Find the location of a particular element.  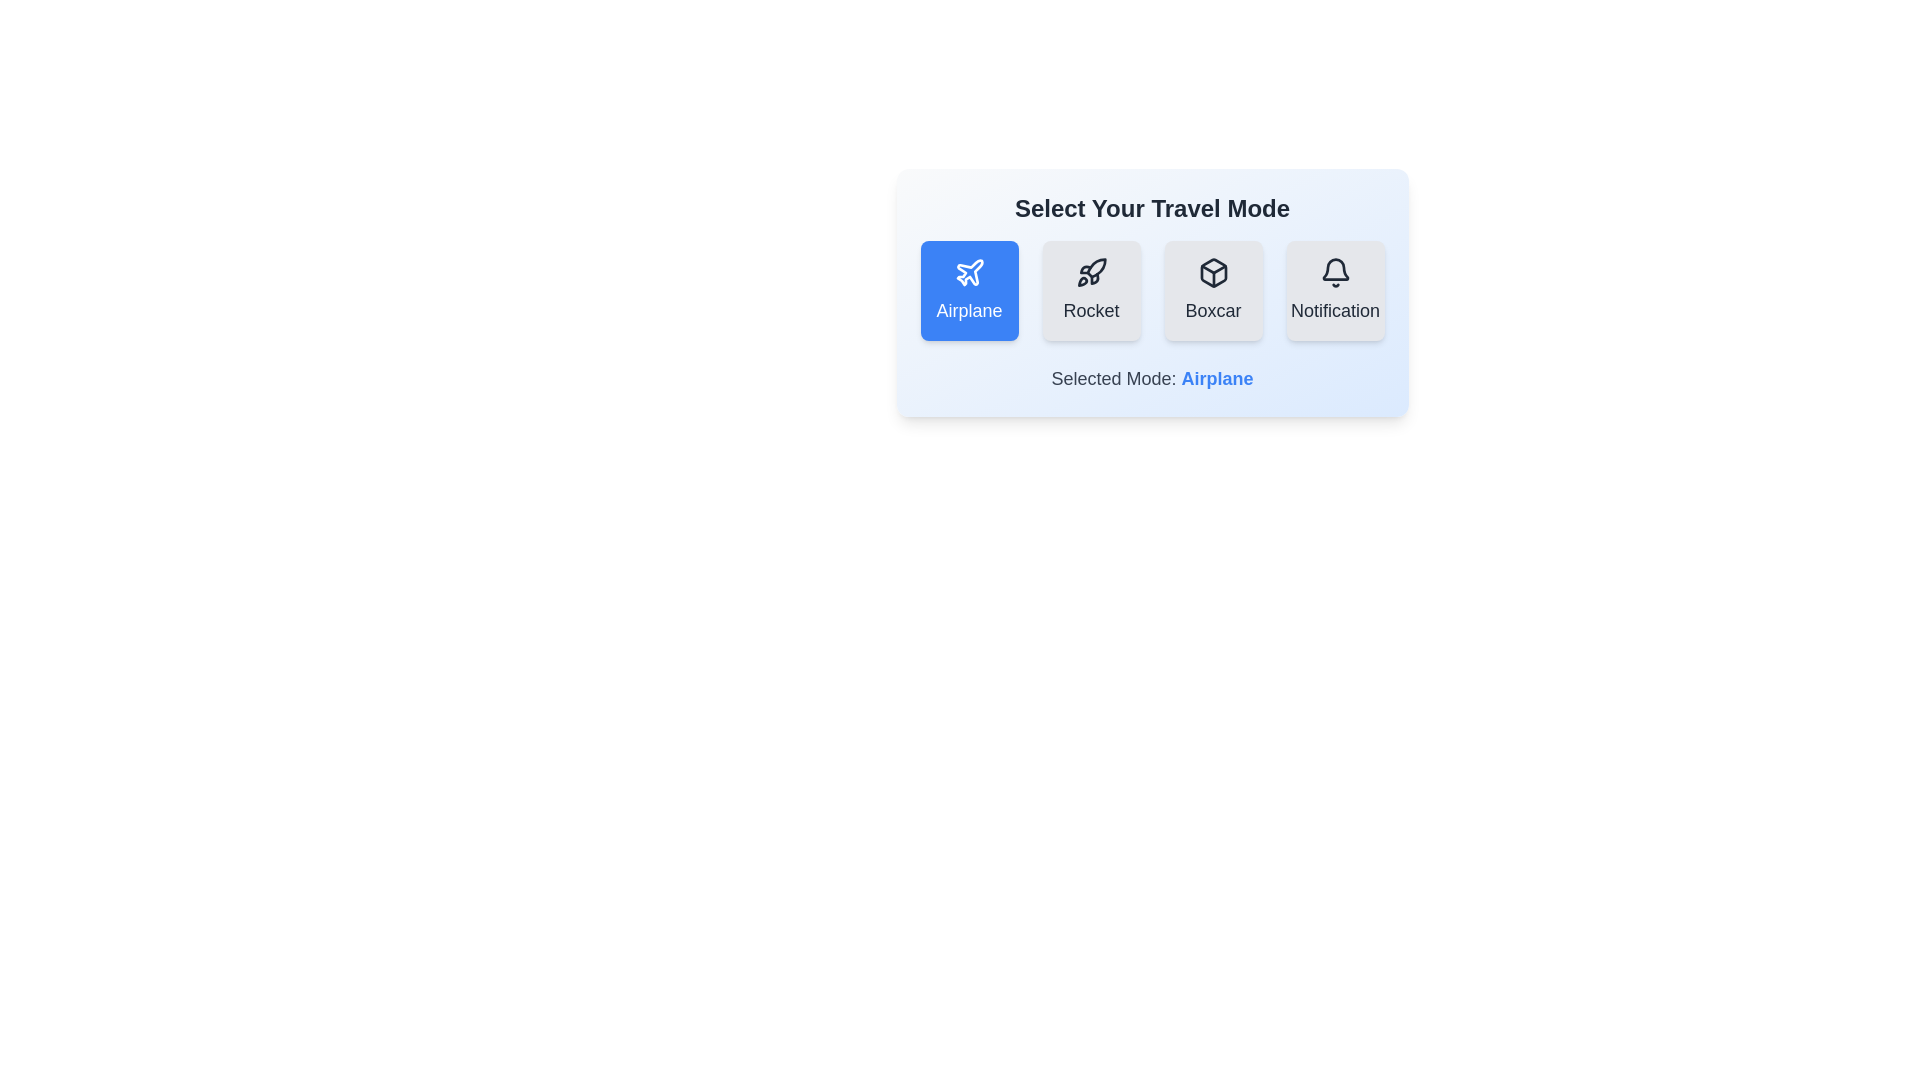

the button corresponding to the travel mode Airplane is located at coordinates (969, 290).